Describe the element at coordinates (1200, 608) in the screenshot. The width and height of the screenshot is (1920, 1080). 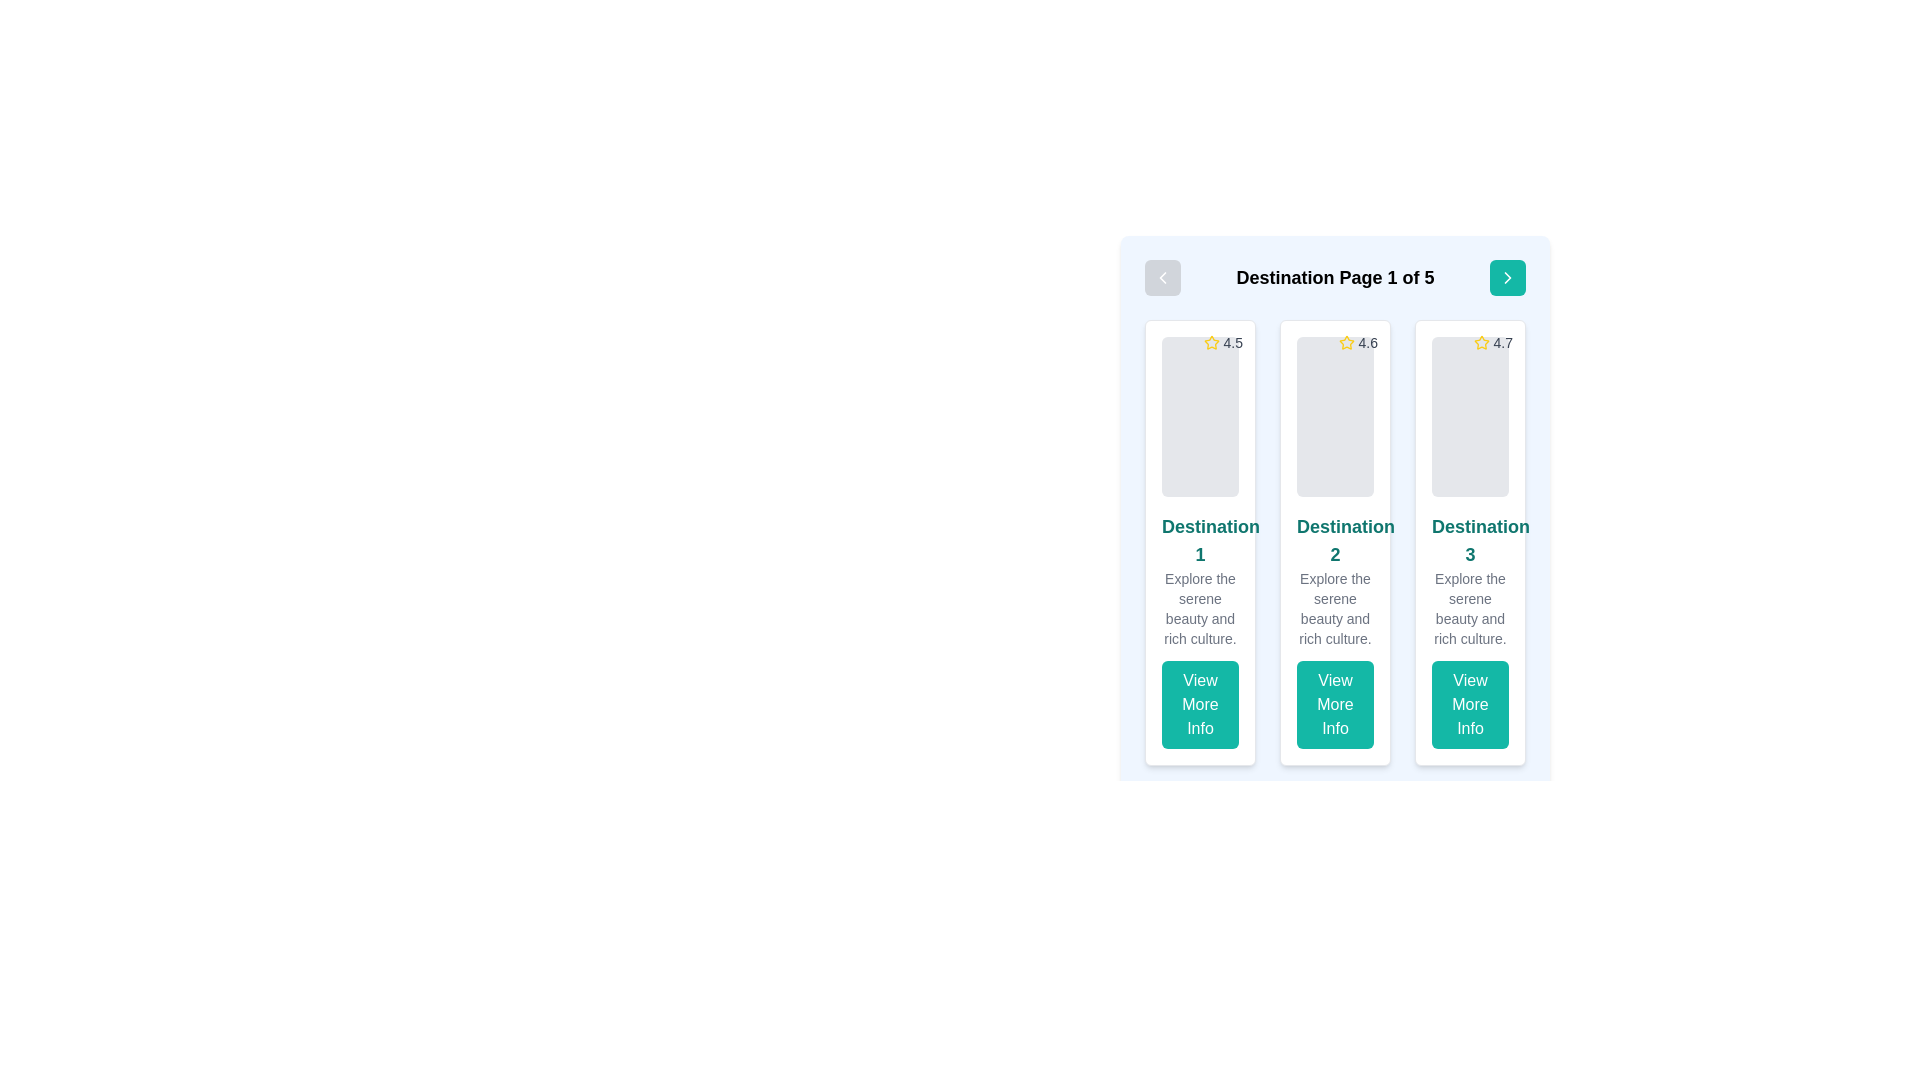
I see `the text paragraph displaying 'Explore the serene beauty and rich culture.' located in the first card below 'Destination 1' and above the 'View More Info' button` at that location.